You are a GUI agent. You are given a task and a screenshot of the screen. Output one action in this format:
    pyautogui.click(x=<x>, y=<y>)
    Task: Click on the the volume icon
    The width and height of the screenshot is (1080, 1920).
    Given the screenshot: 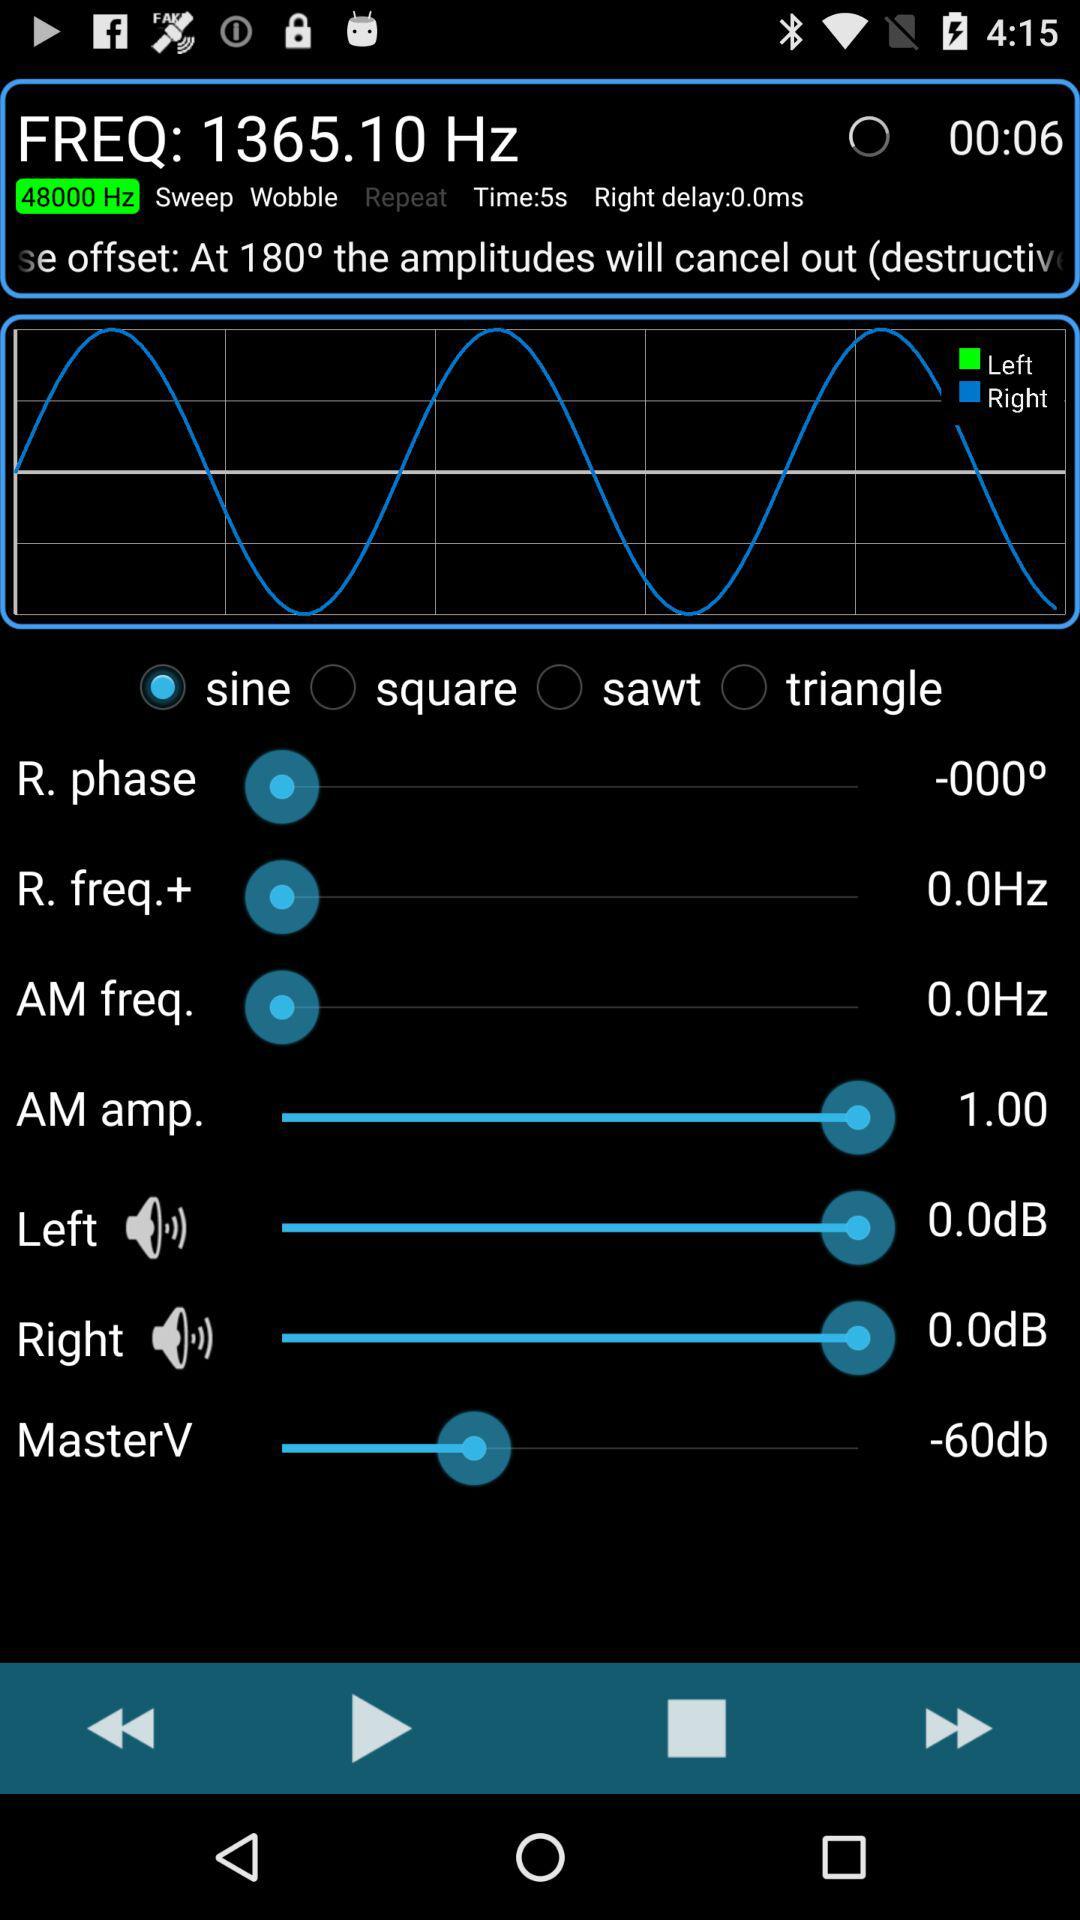 What is the action you would take?
    pyautogui.click(x=182, y=1430)
    